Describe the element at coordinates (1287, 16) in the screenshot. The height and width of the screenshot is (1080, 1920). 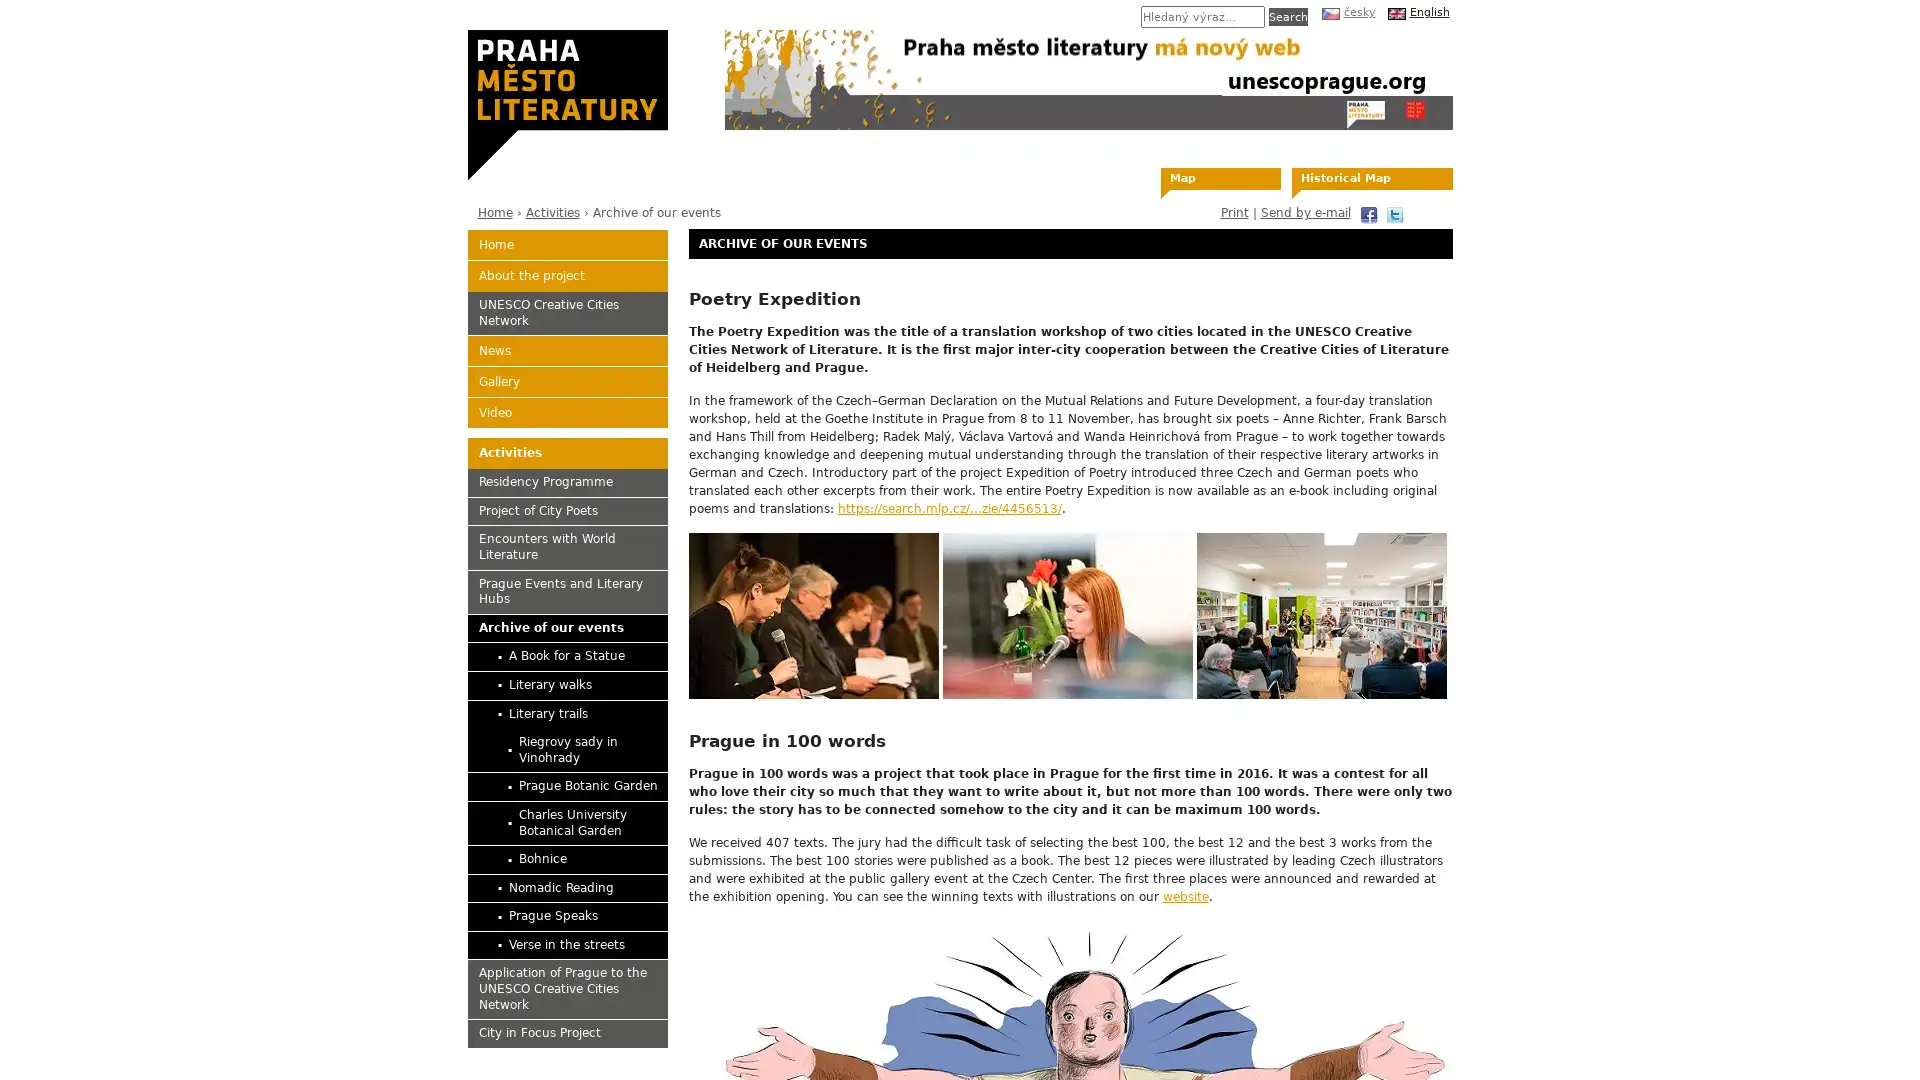
I see `Search` at that location.